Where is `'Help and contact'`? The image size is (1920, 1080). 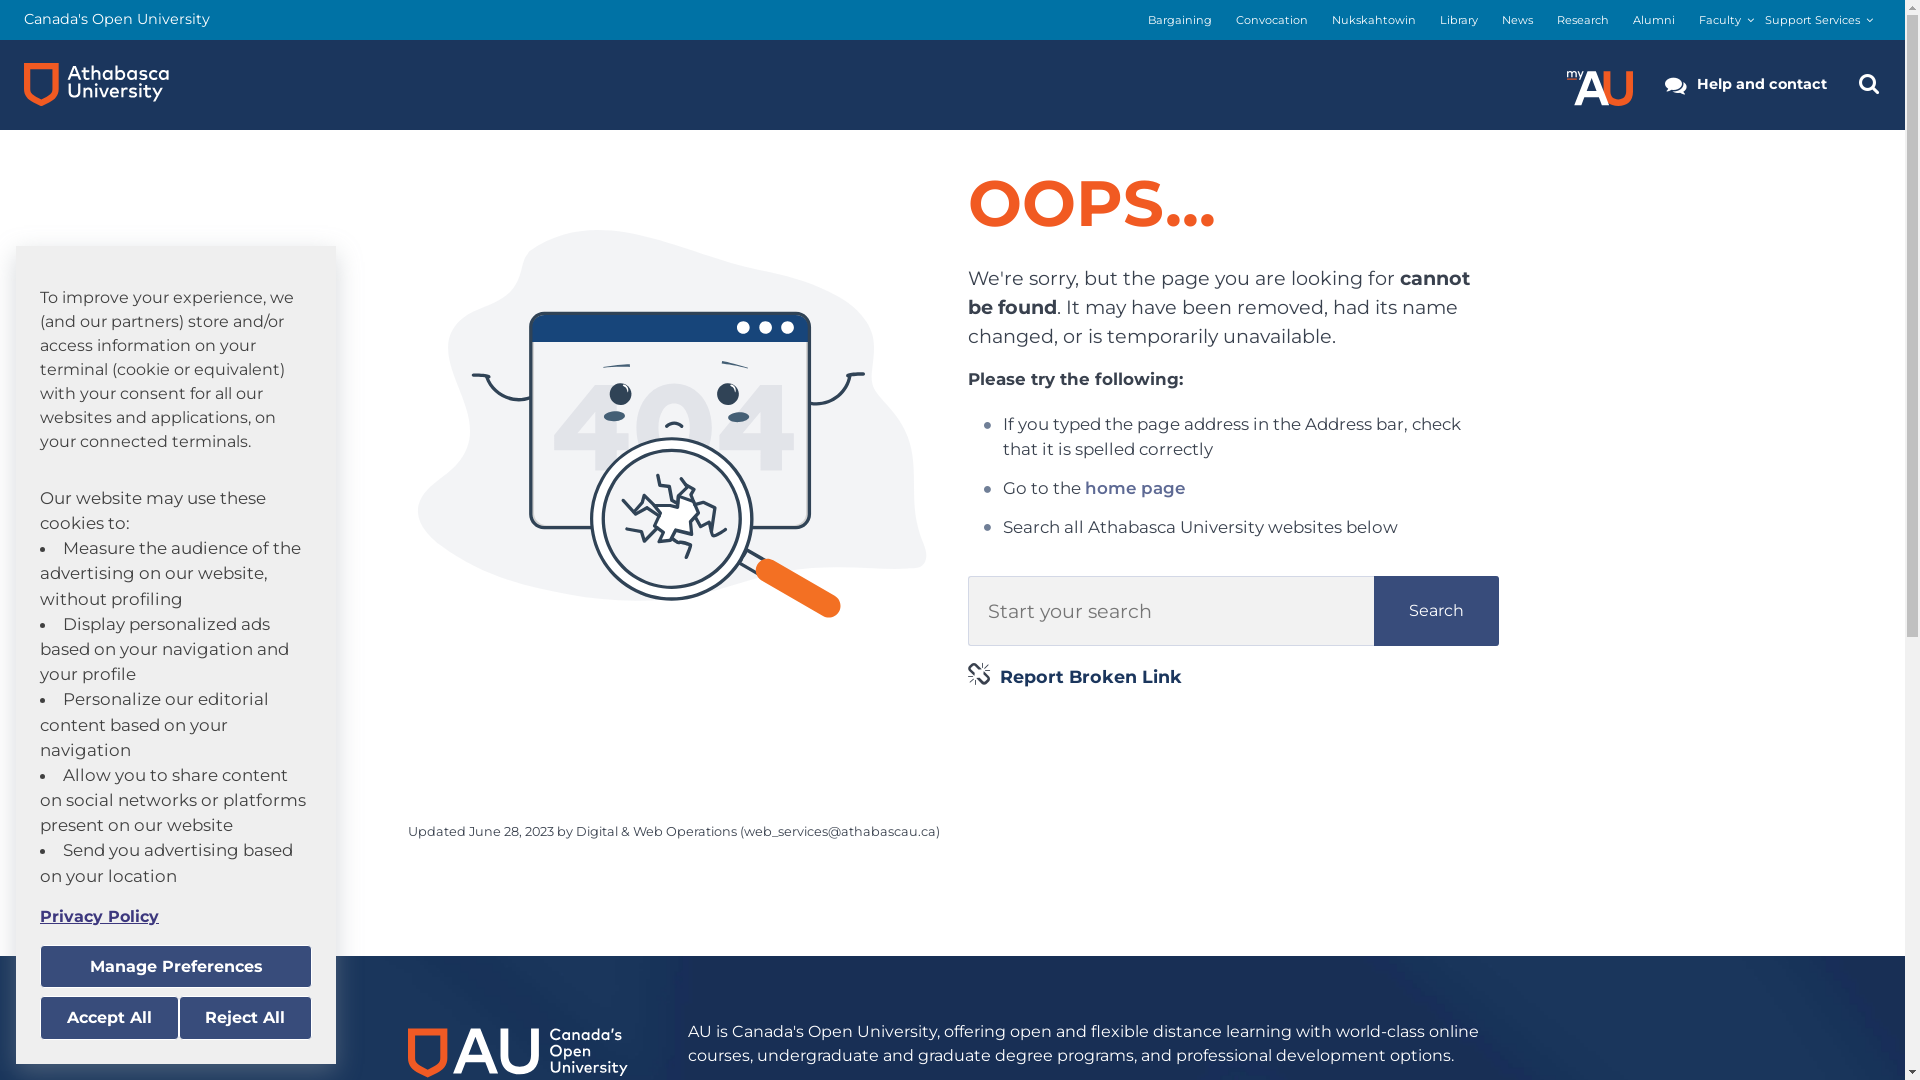
'Help and contact' is located at coordinates (1745, 83).